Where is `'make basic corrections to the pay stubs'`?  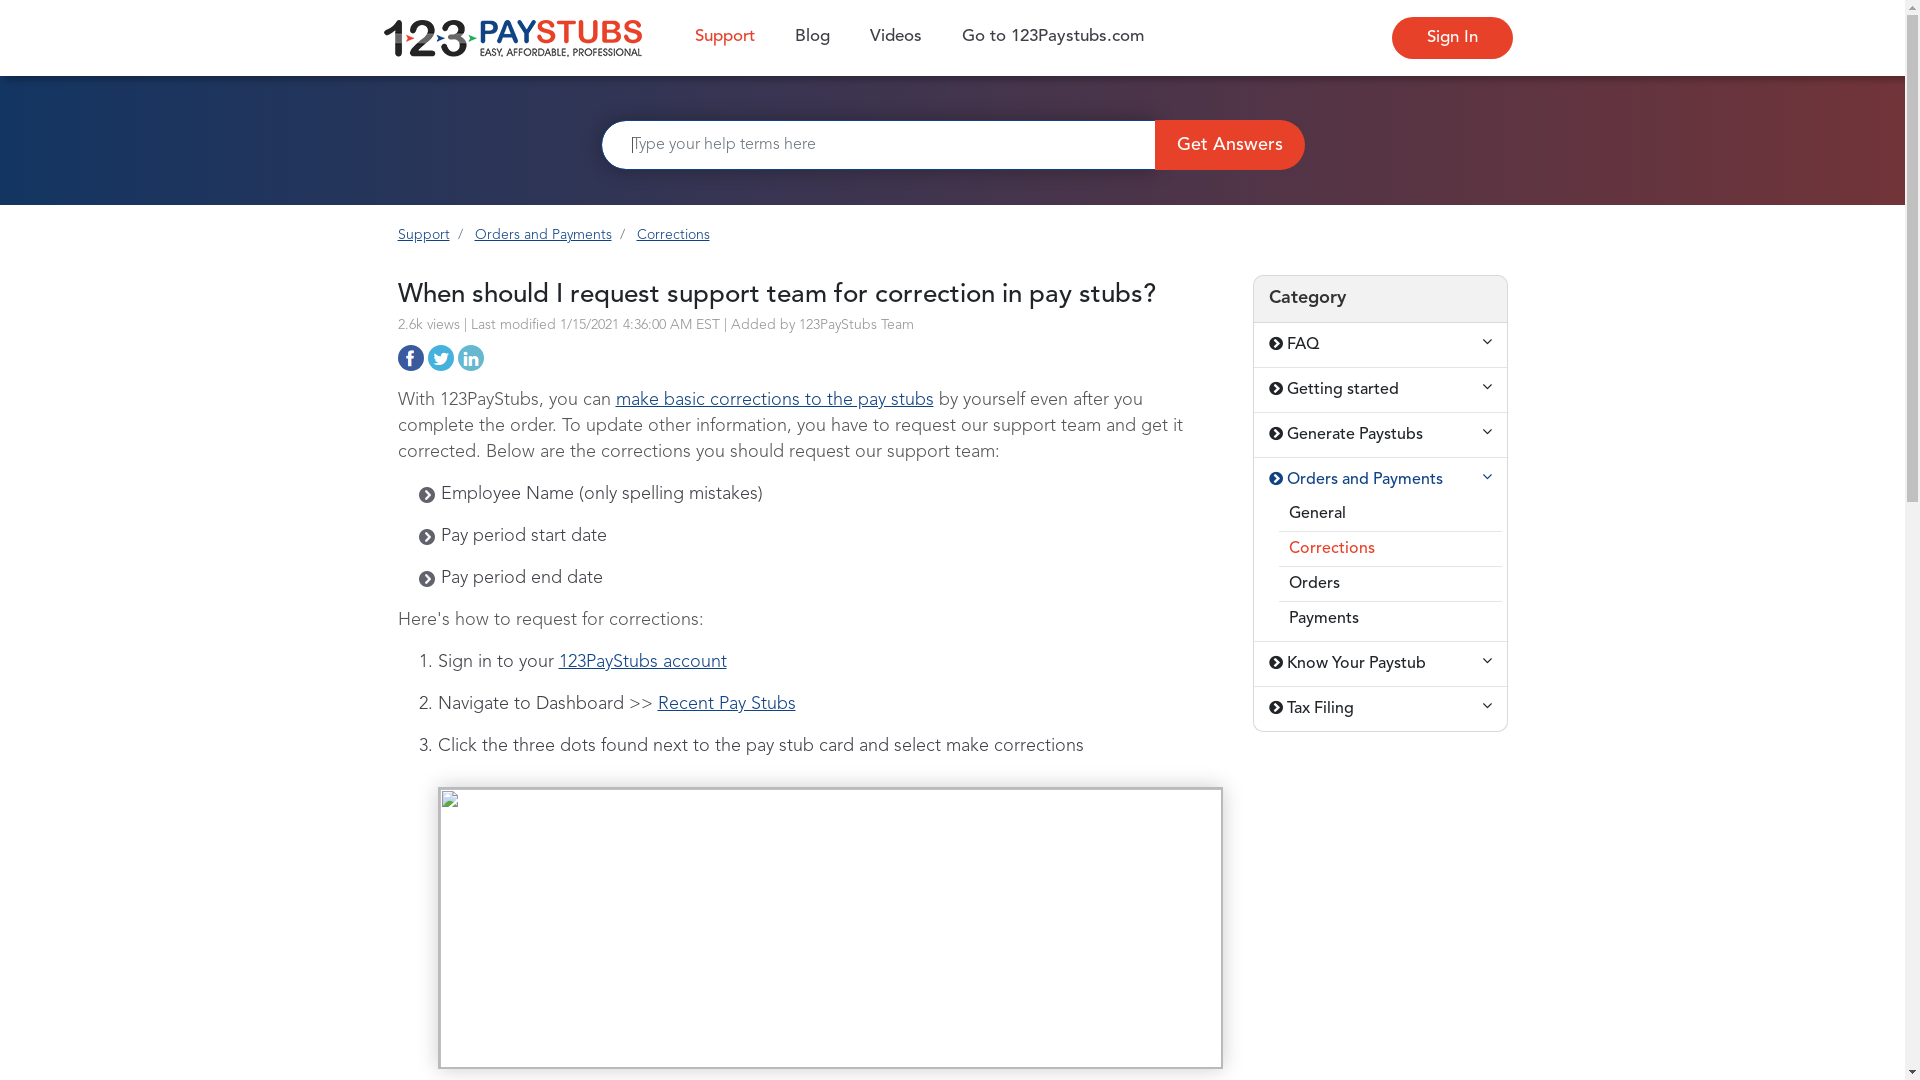 'make basic corrections to the pay stubs' is located at coordinates (773, 400).